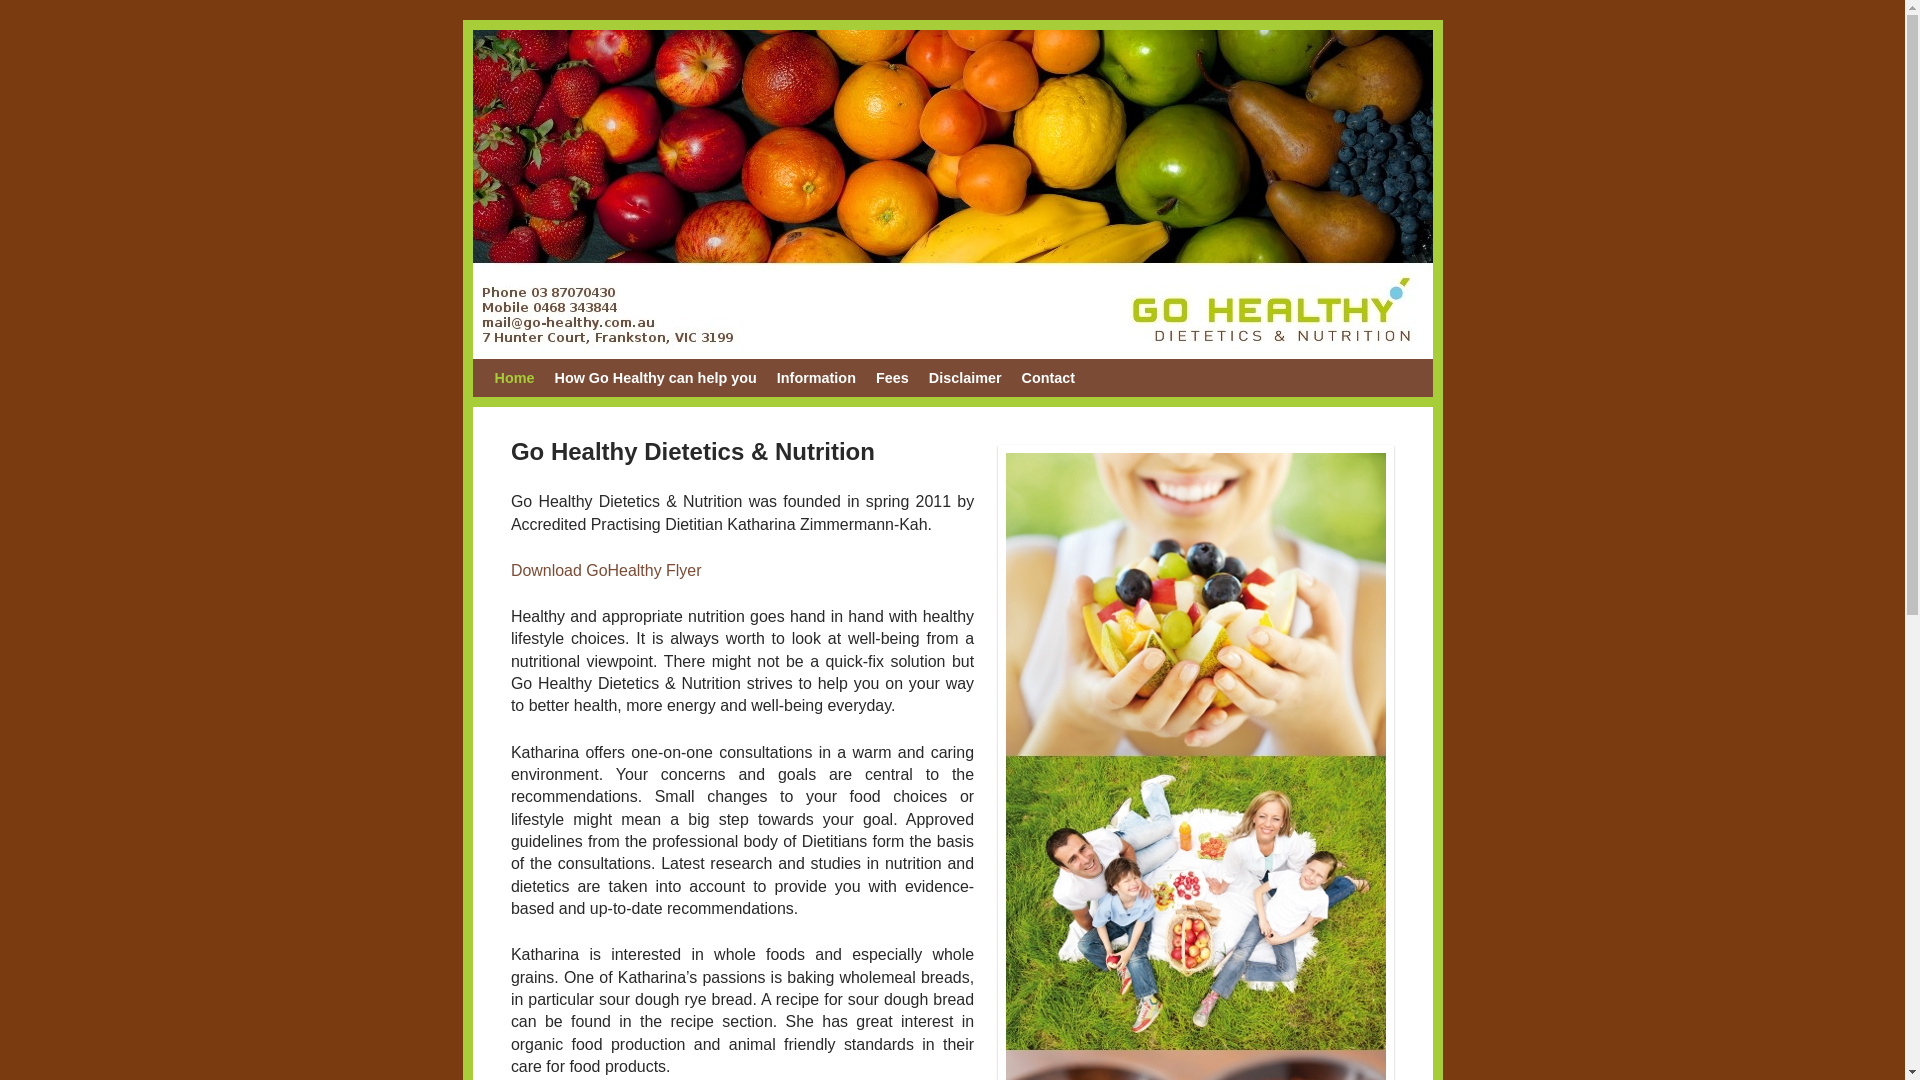 This screenshot has width=1920, height=1080. I want to click on 'Contact', so click(1048, 378).